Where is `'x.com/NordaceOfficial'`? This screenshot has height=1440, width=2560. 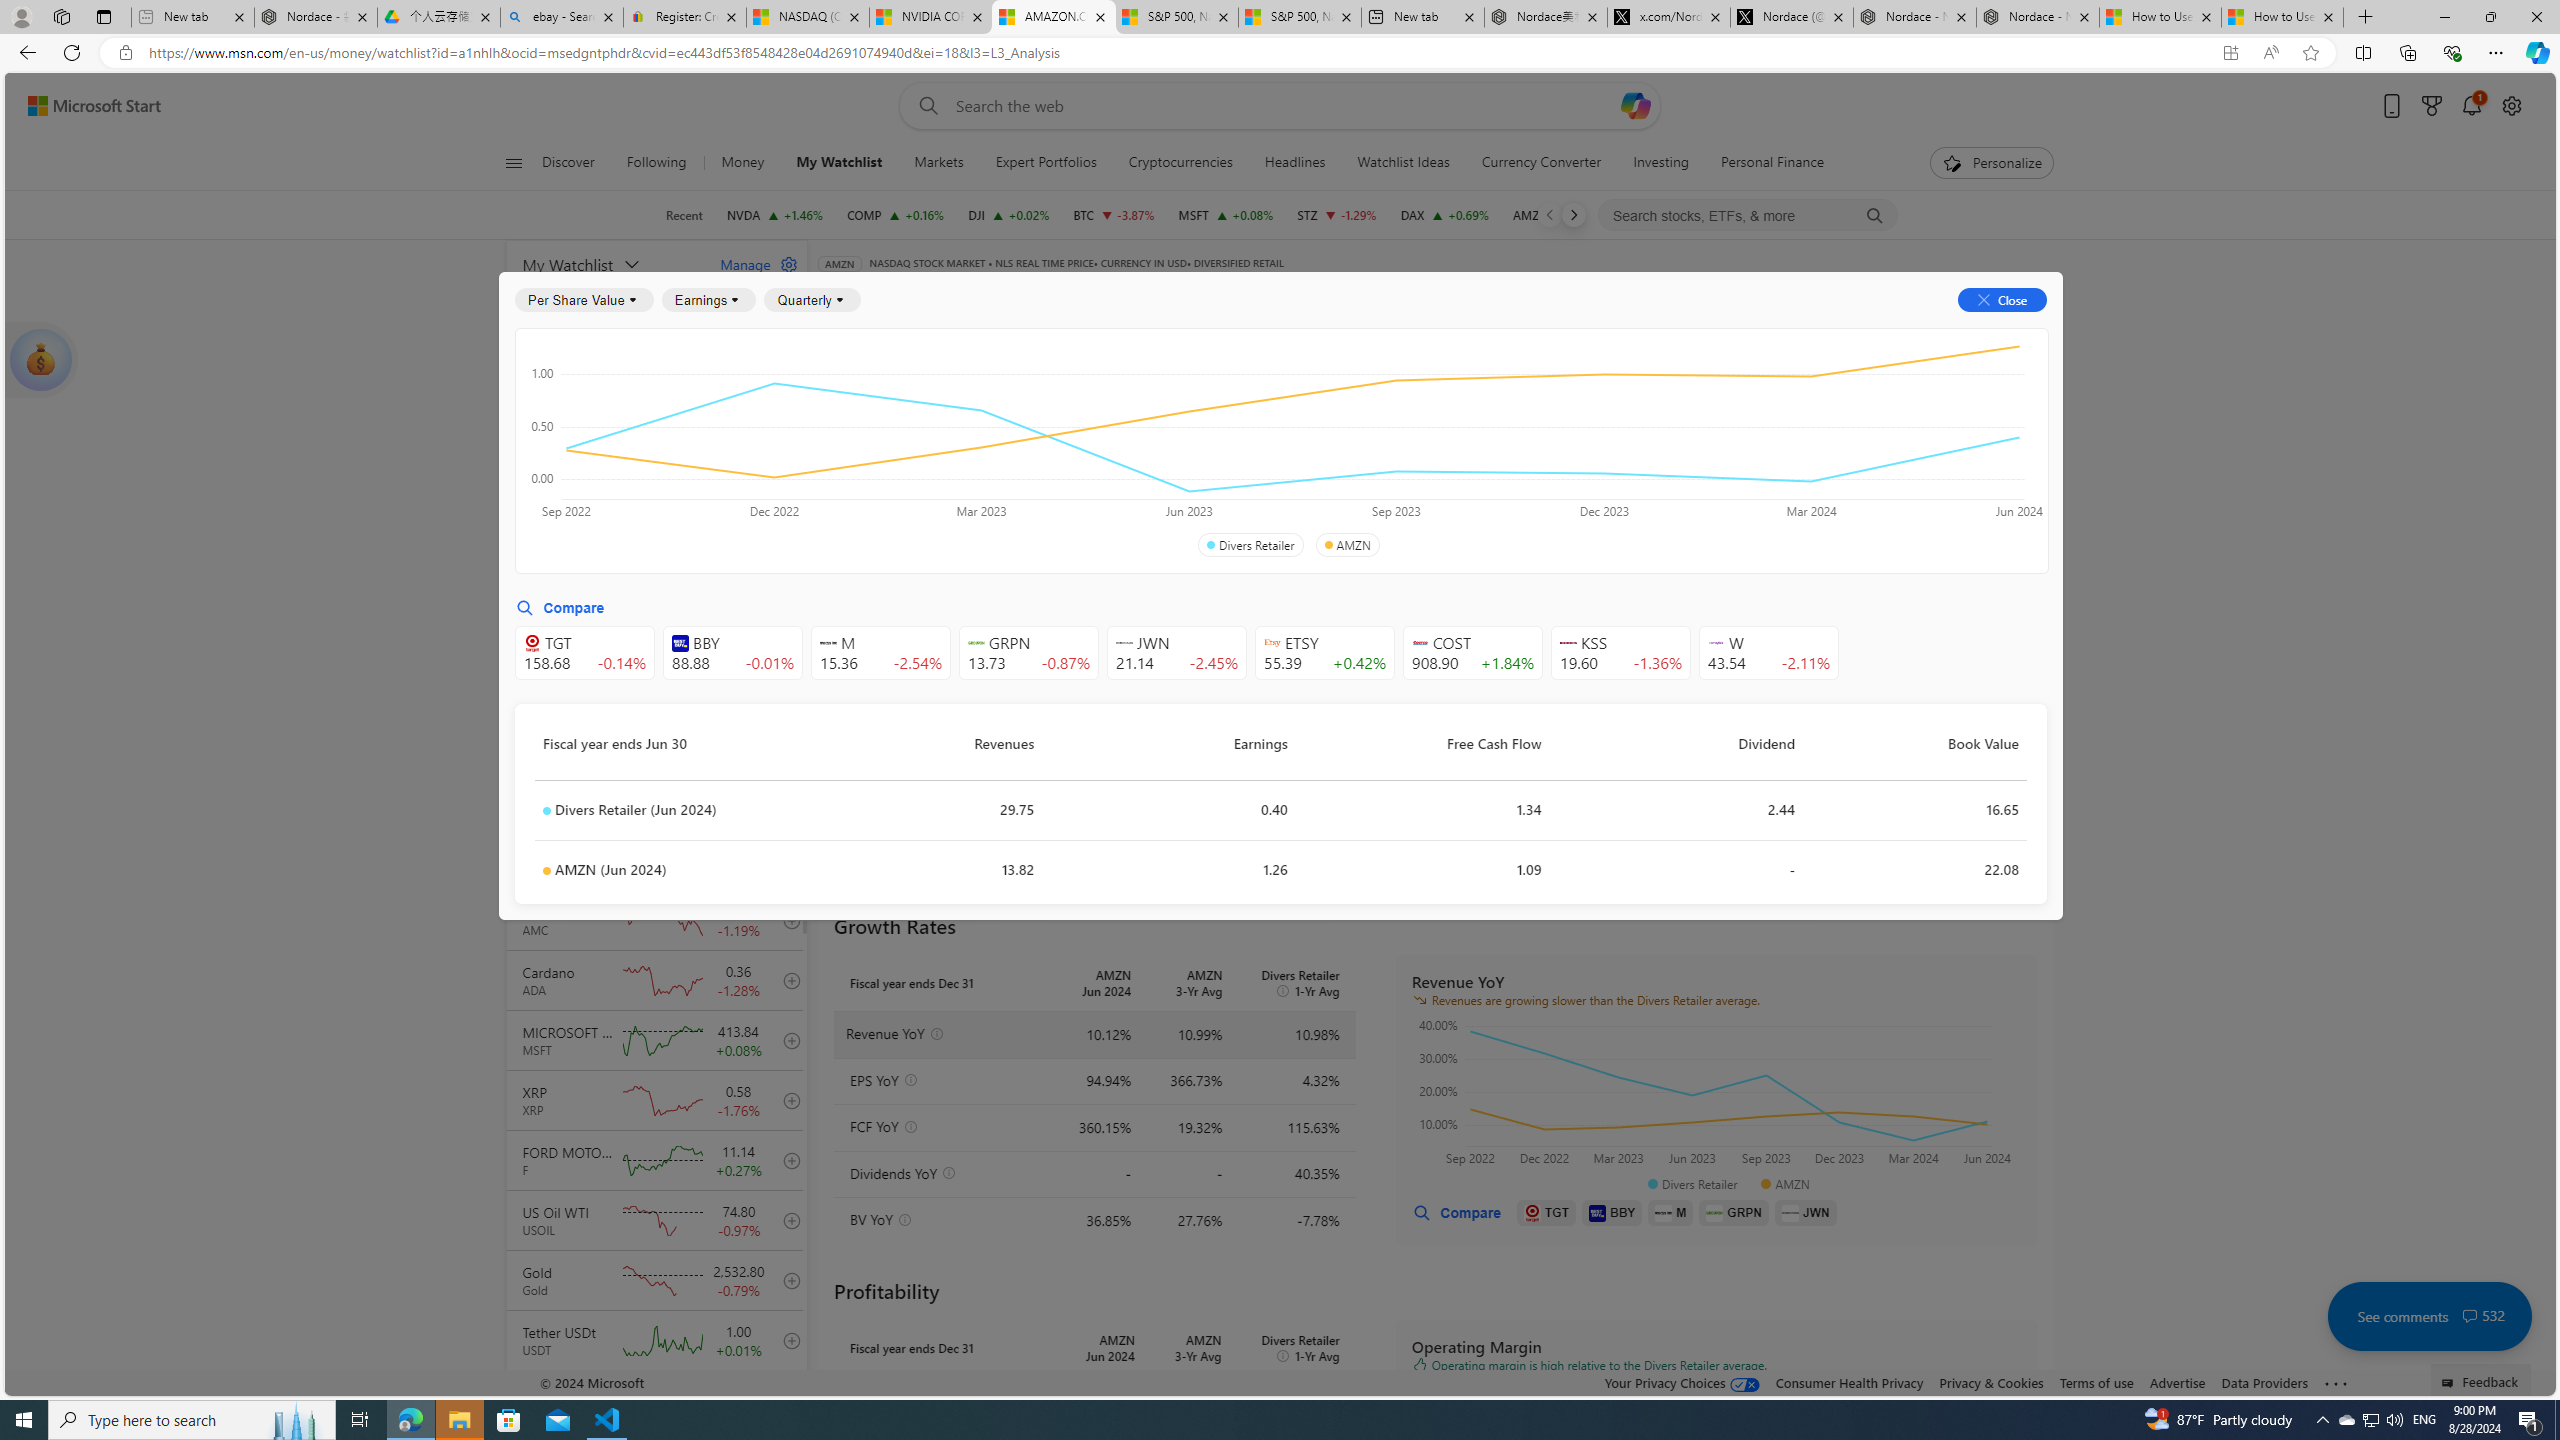
'x.com/NordaceOfficial' is located at coordinates (1668, 16).